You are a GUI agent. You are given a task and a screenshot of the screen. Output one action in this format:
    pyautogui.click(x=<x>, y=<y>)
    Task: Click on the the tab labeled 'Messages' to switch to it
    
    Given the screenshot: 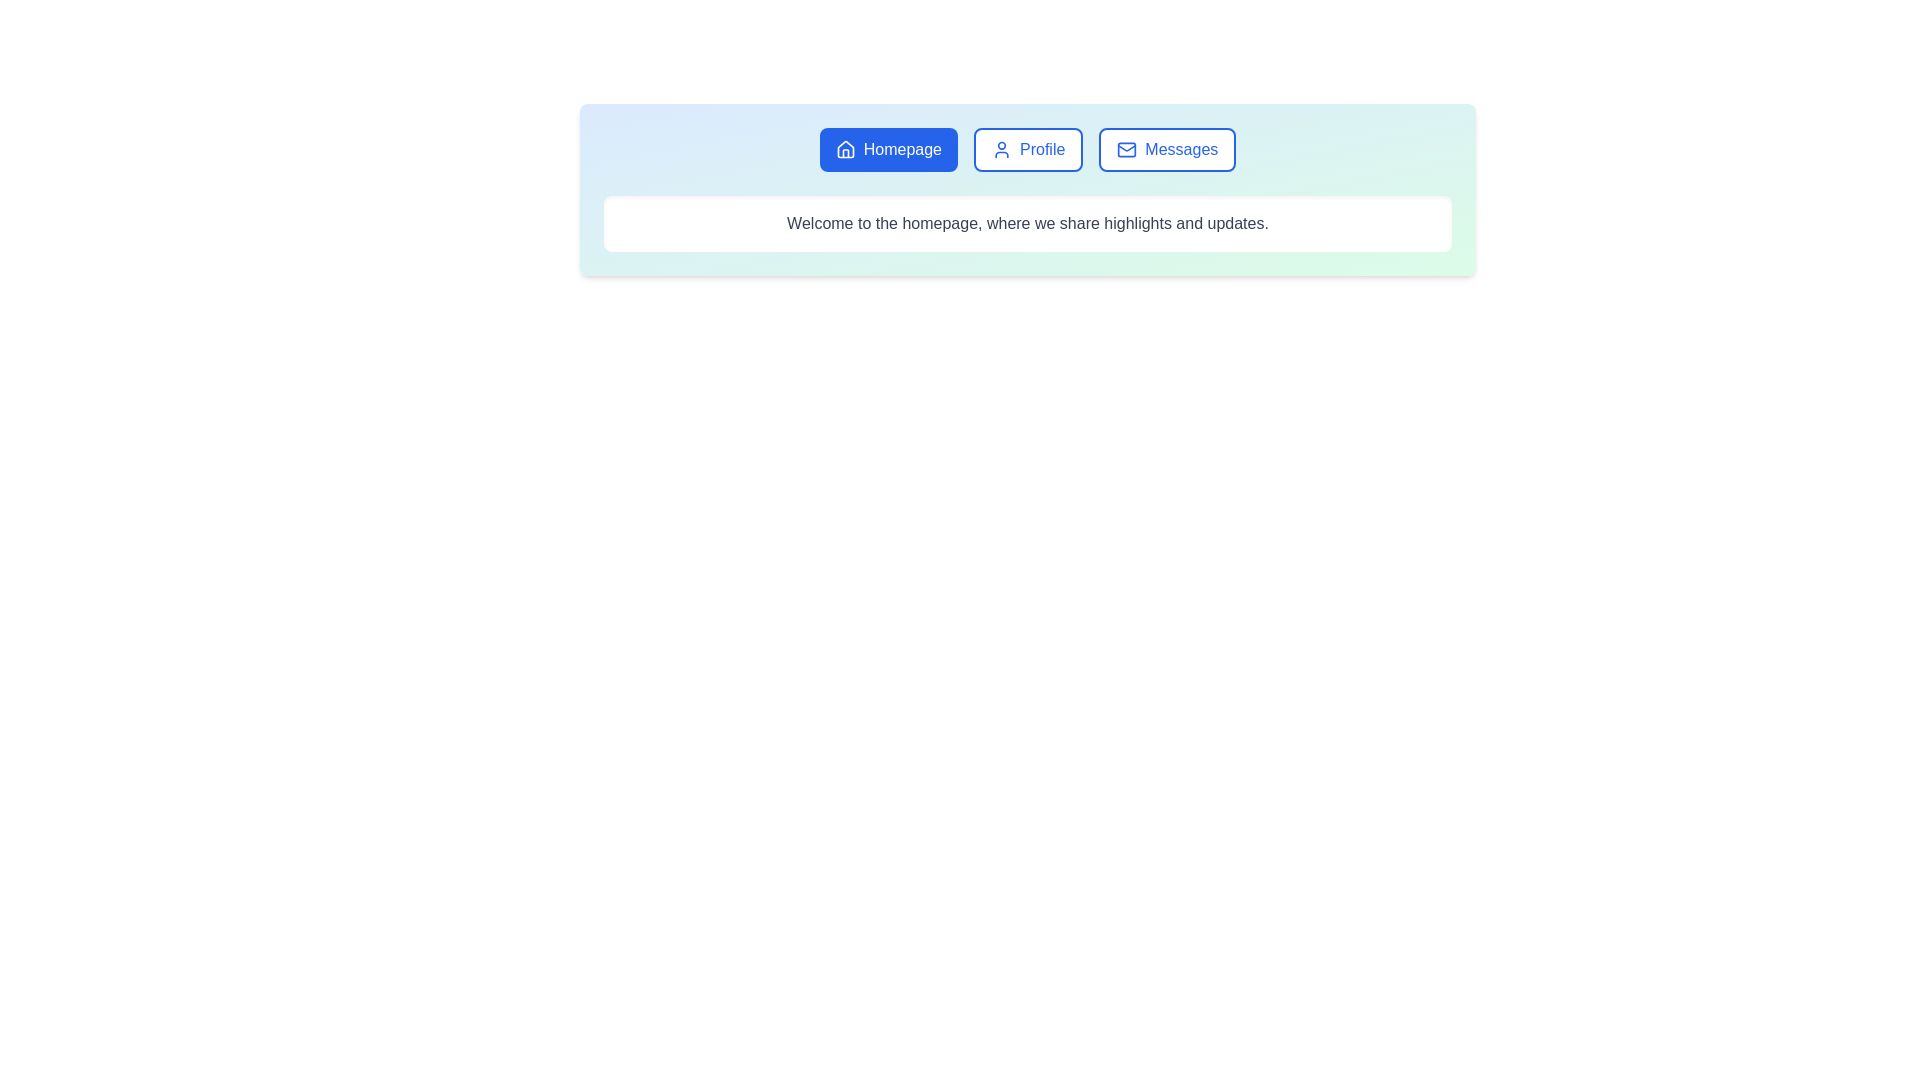 What is the action you would take?
    pyautogui.click(x=1167, y=149)
    